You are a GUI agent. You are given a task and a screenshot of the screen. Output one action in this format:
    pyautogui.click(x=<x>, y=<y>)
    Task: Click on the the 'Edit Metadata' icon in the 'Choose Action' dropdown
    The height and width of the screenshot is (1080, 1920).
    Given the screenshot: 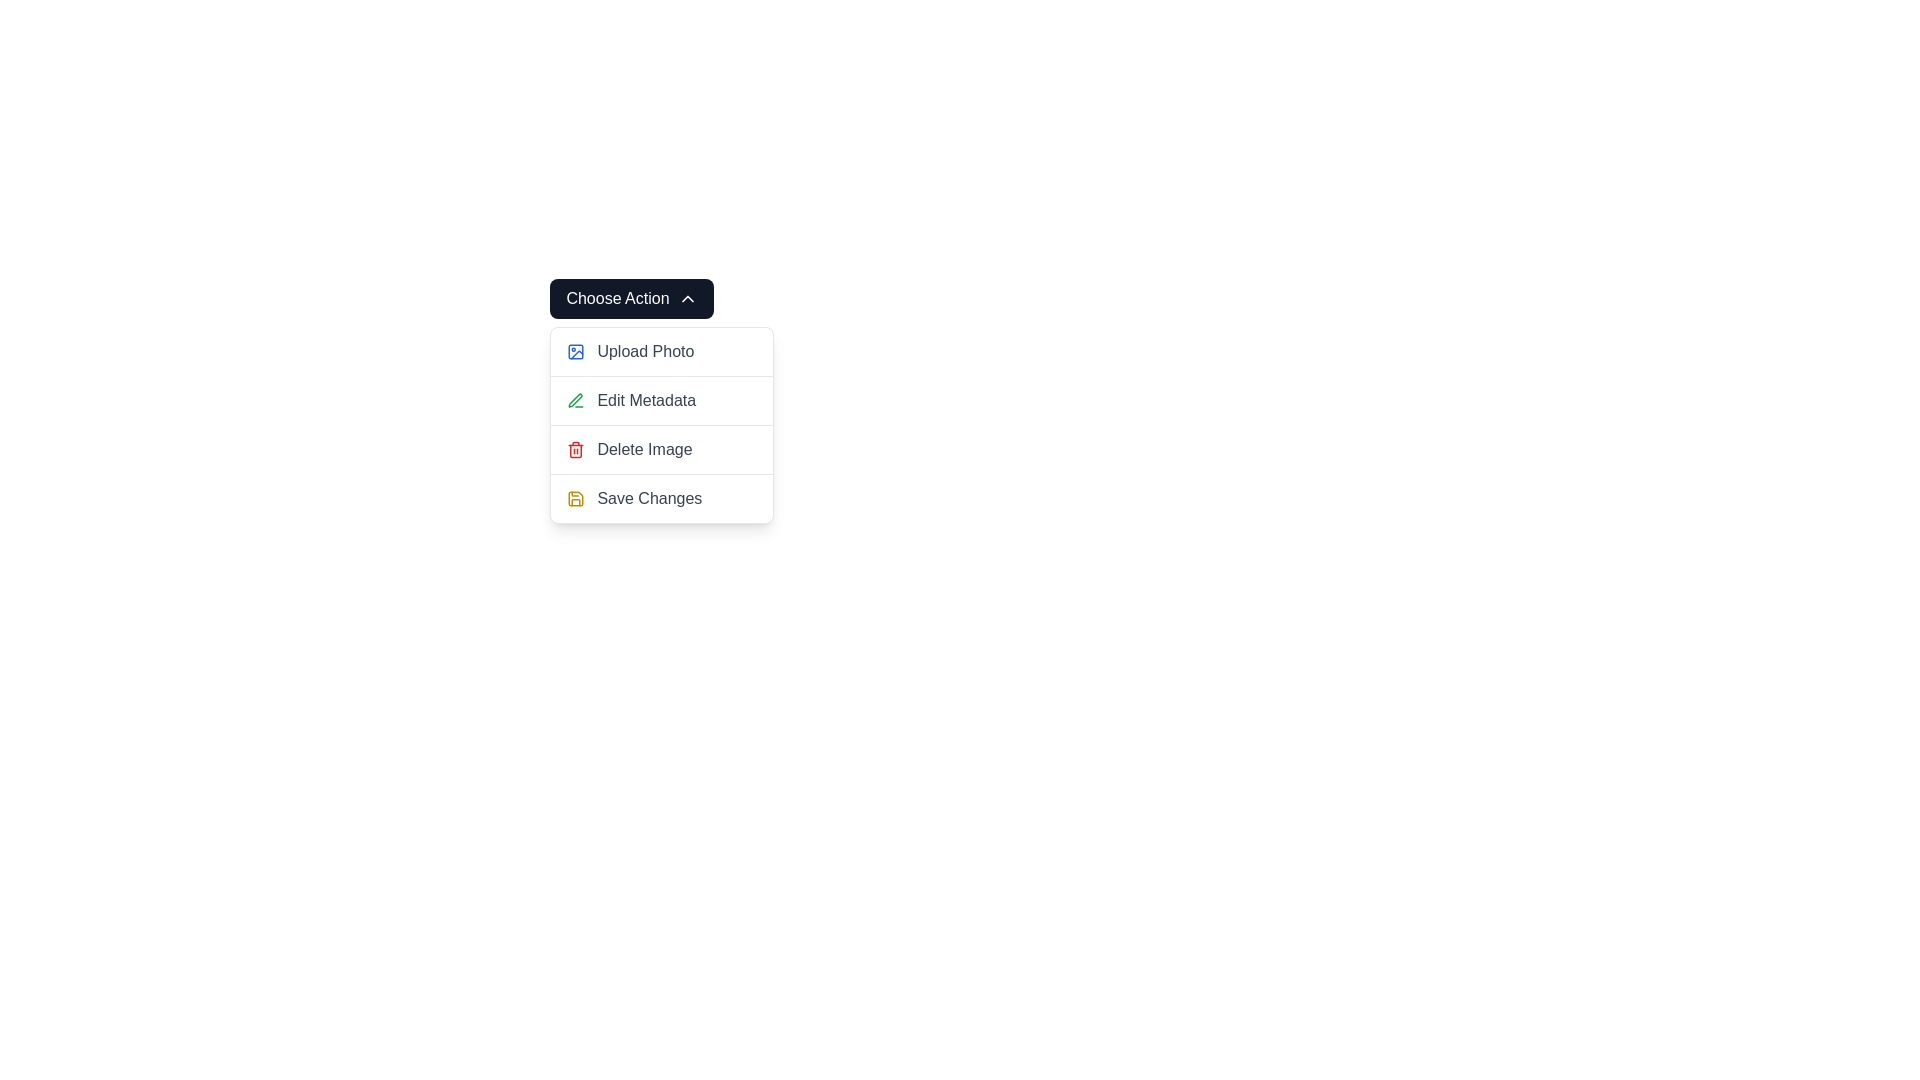 What is the action you would take?
    pyautogui.click(x=575, y=401)
    